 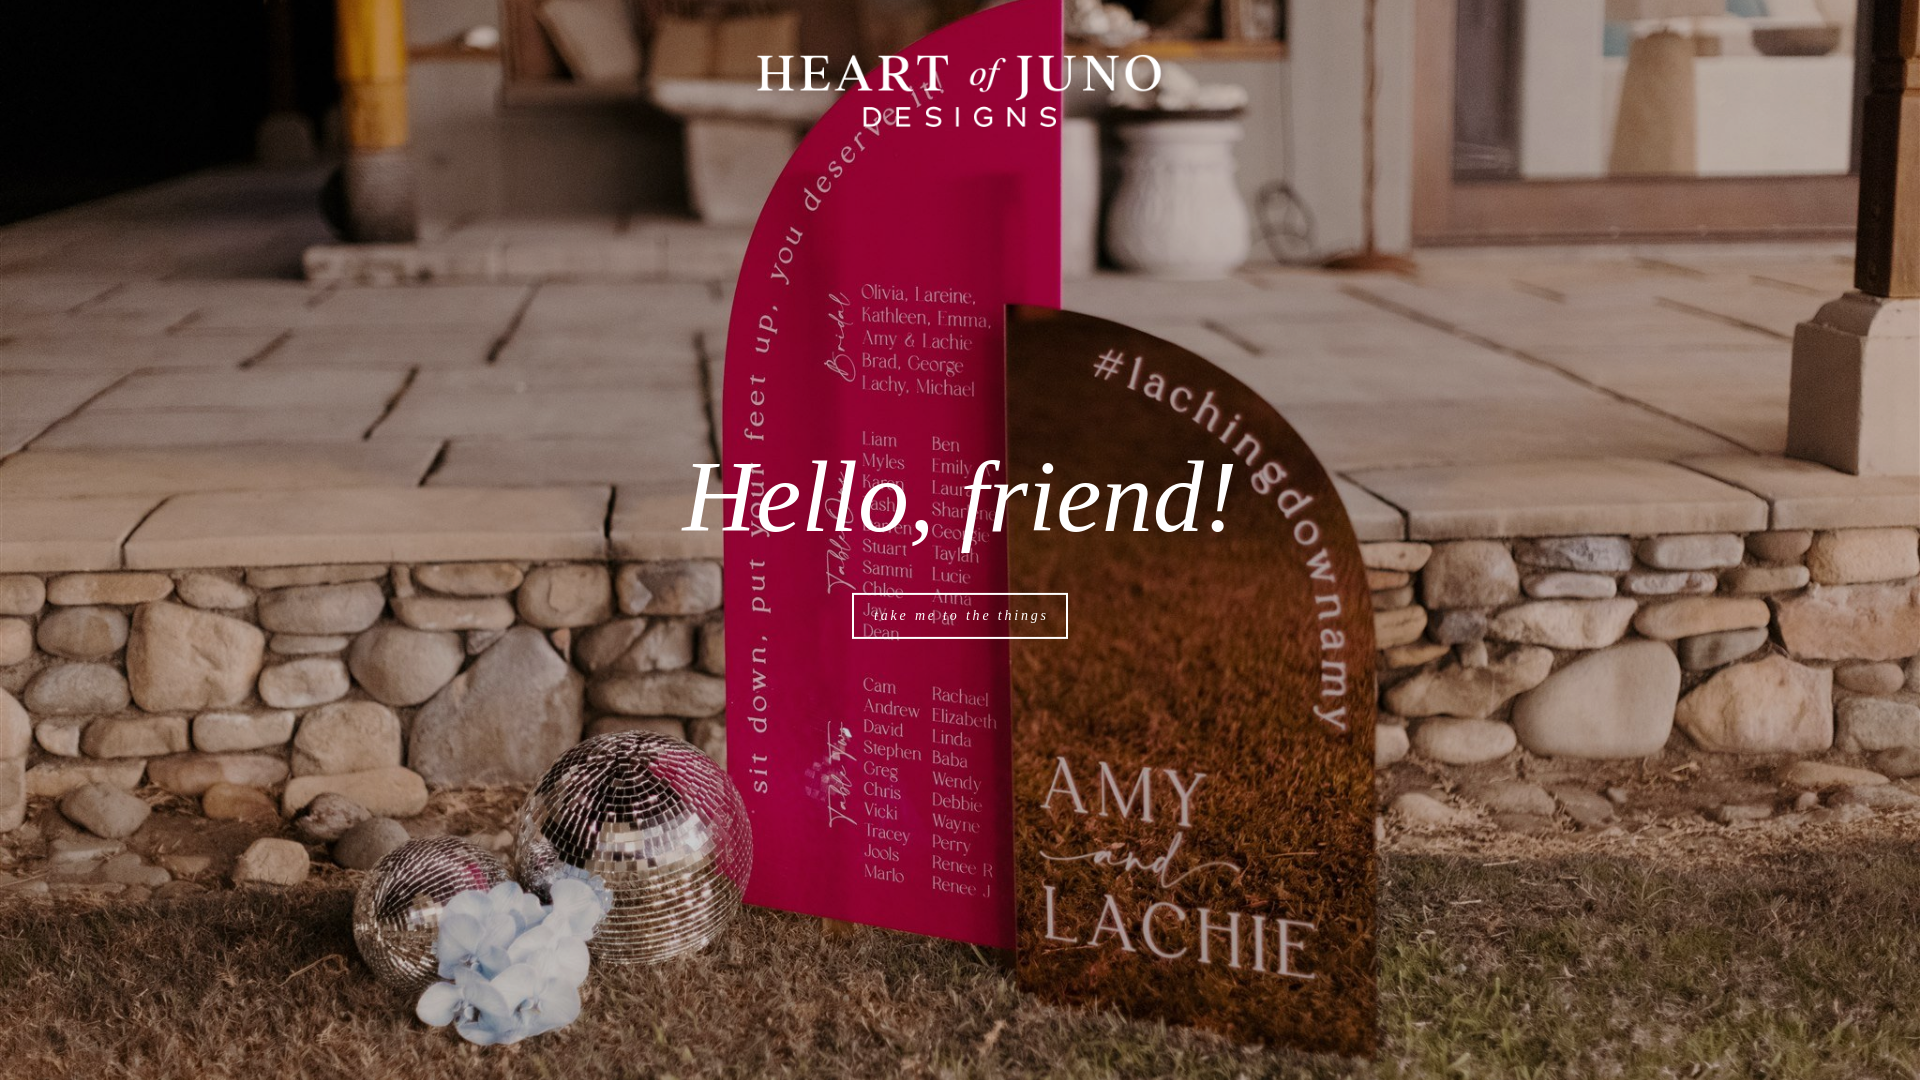 I want to click on 'take me to the things', so click(x=960, y=615).